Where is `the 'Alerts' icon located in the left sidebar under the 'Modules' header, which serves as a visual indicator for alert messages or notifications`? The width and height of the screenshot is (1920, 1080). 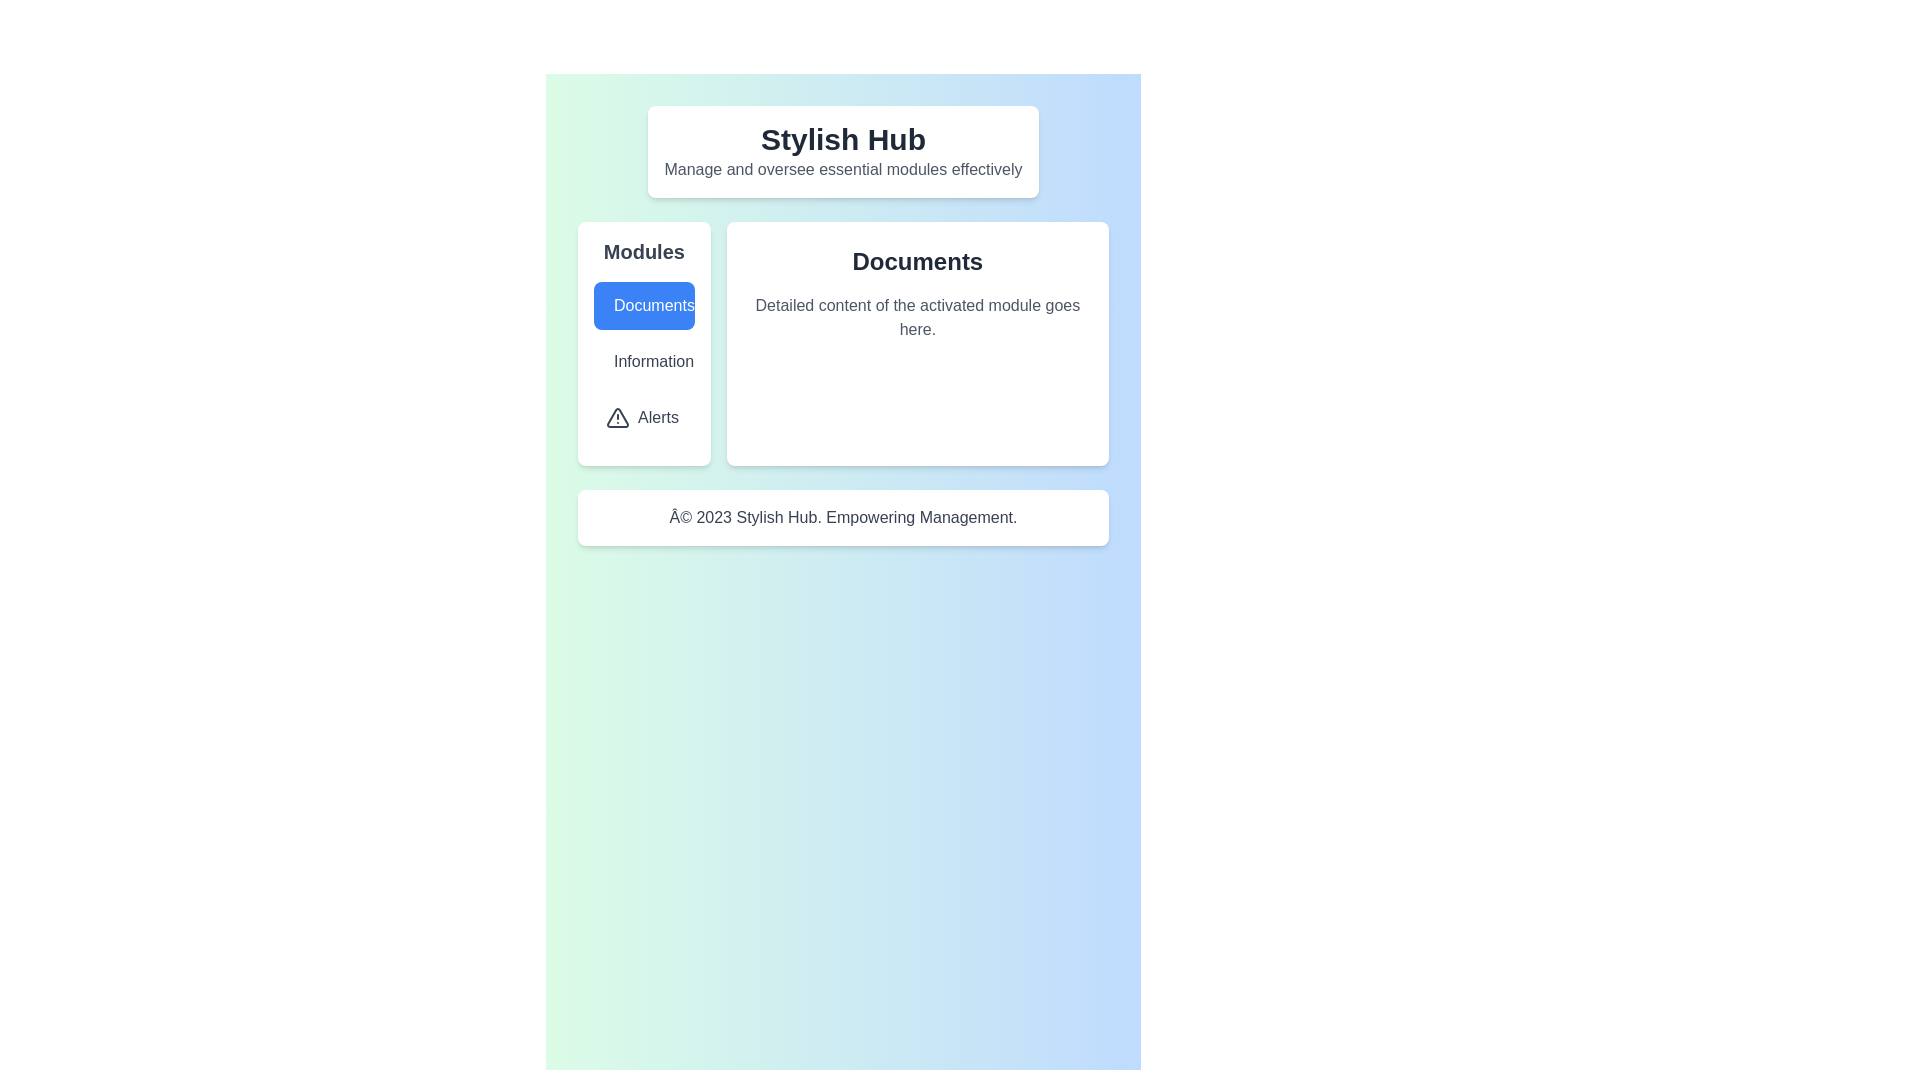 the 'Alerts' icon located in the left sidebar under the 'Modules' header, which serves as a visual indicator for alert messages or notifications is located at coordinates (617, 416).